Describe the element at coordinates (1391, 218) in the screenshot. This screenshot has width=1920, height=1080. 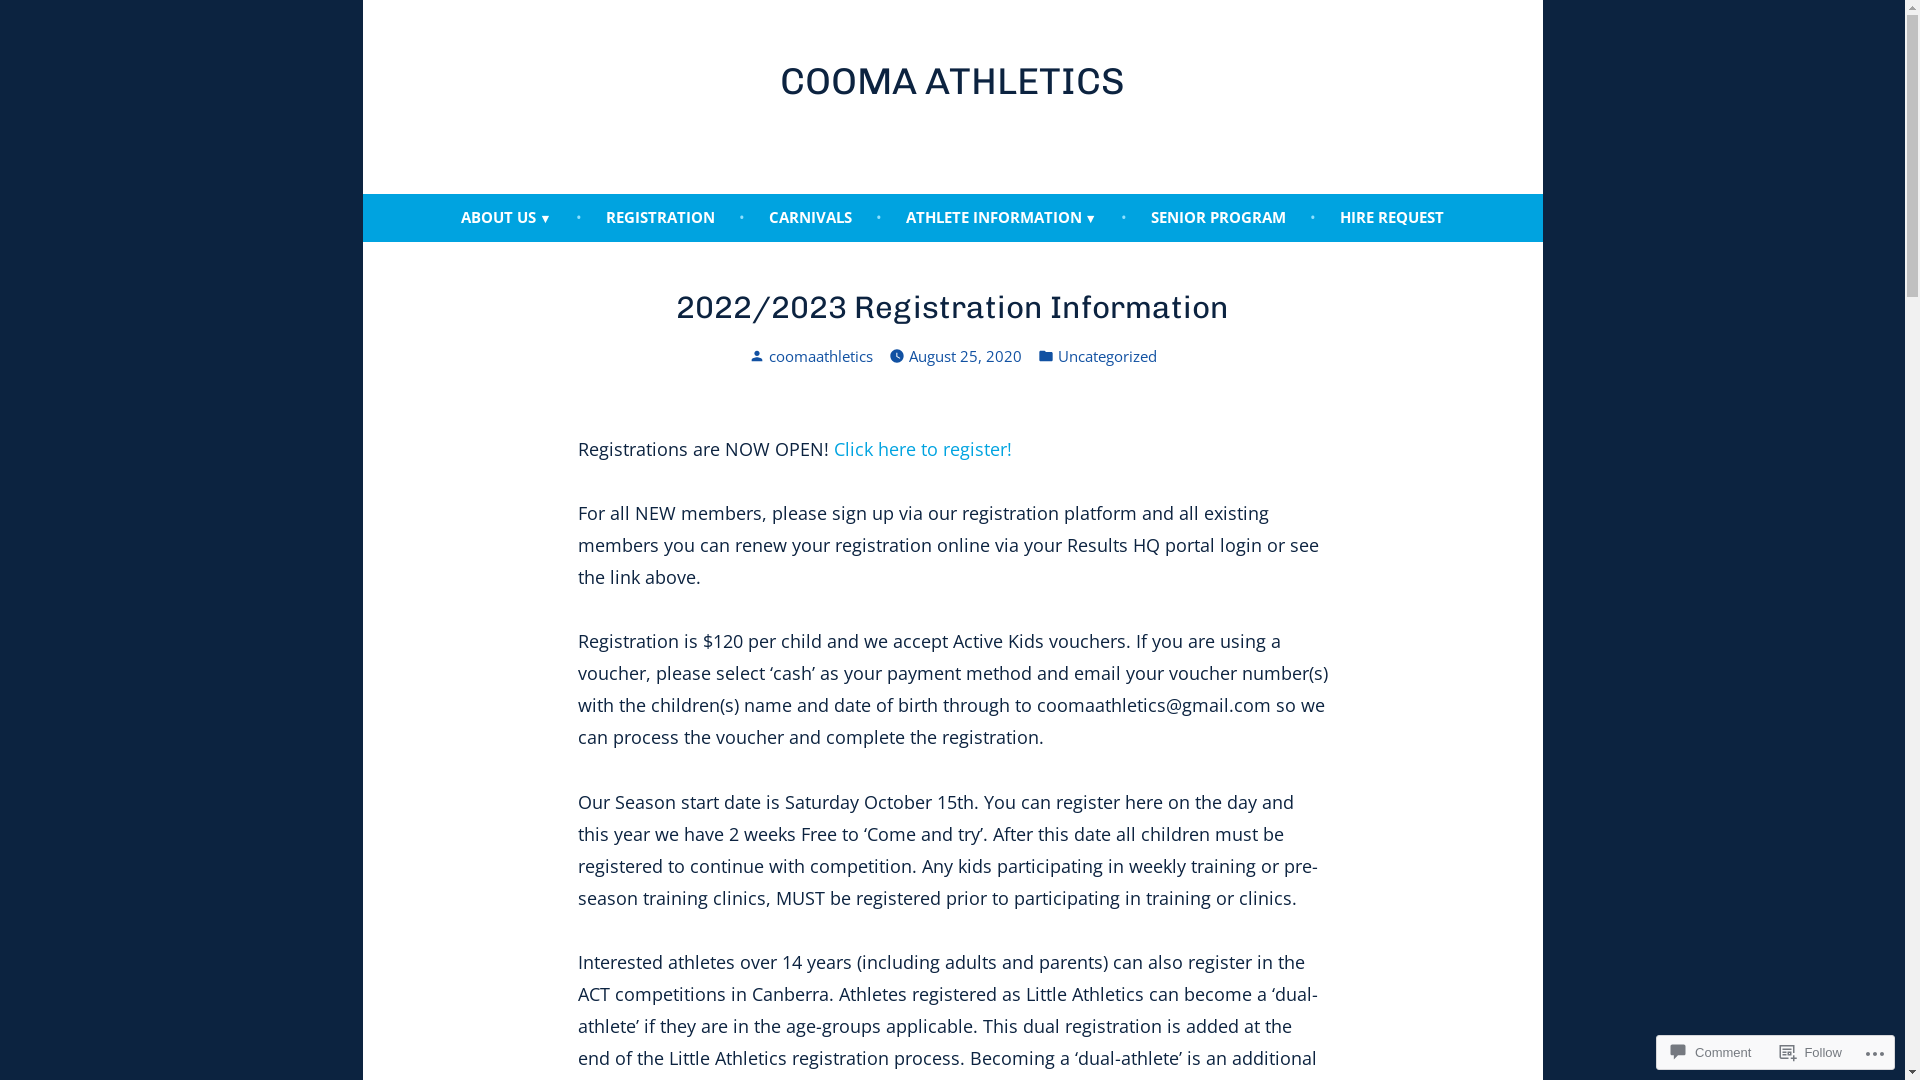
I see `'HIRE REQUEST'` at that location.